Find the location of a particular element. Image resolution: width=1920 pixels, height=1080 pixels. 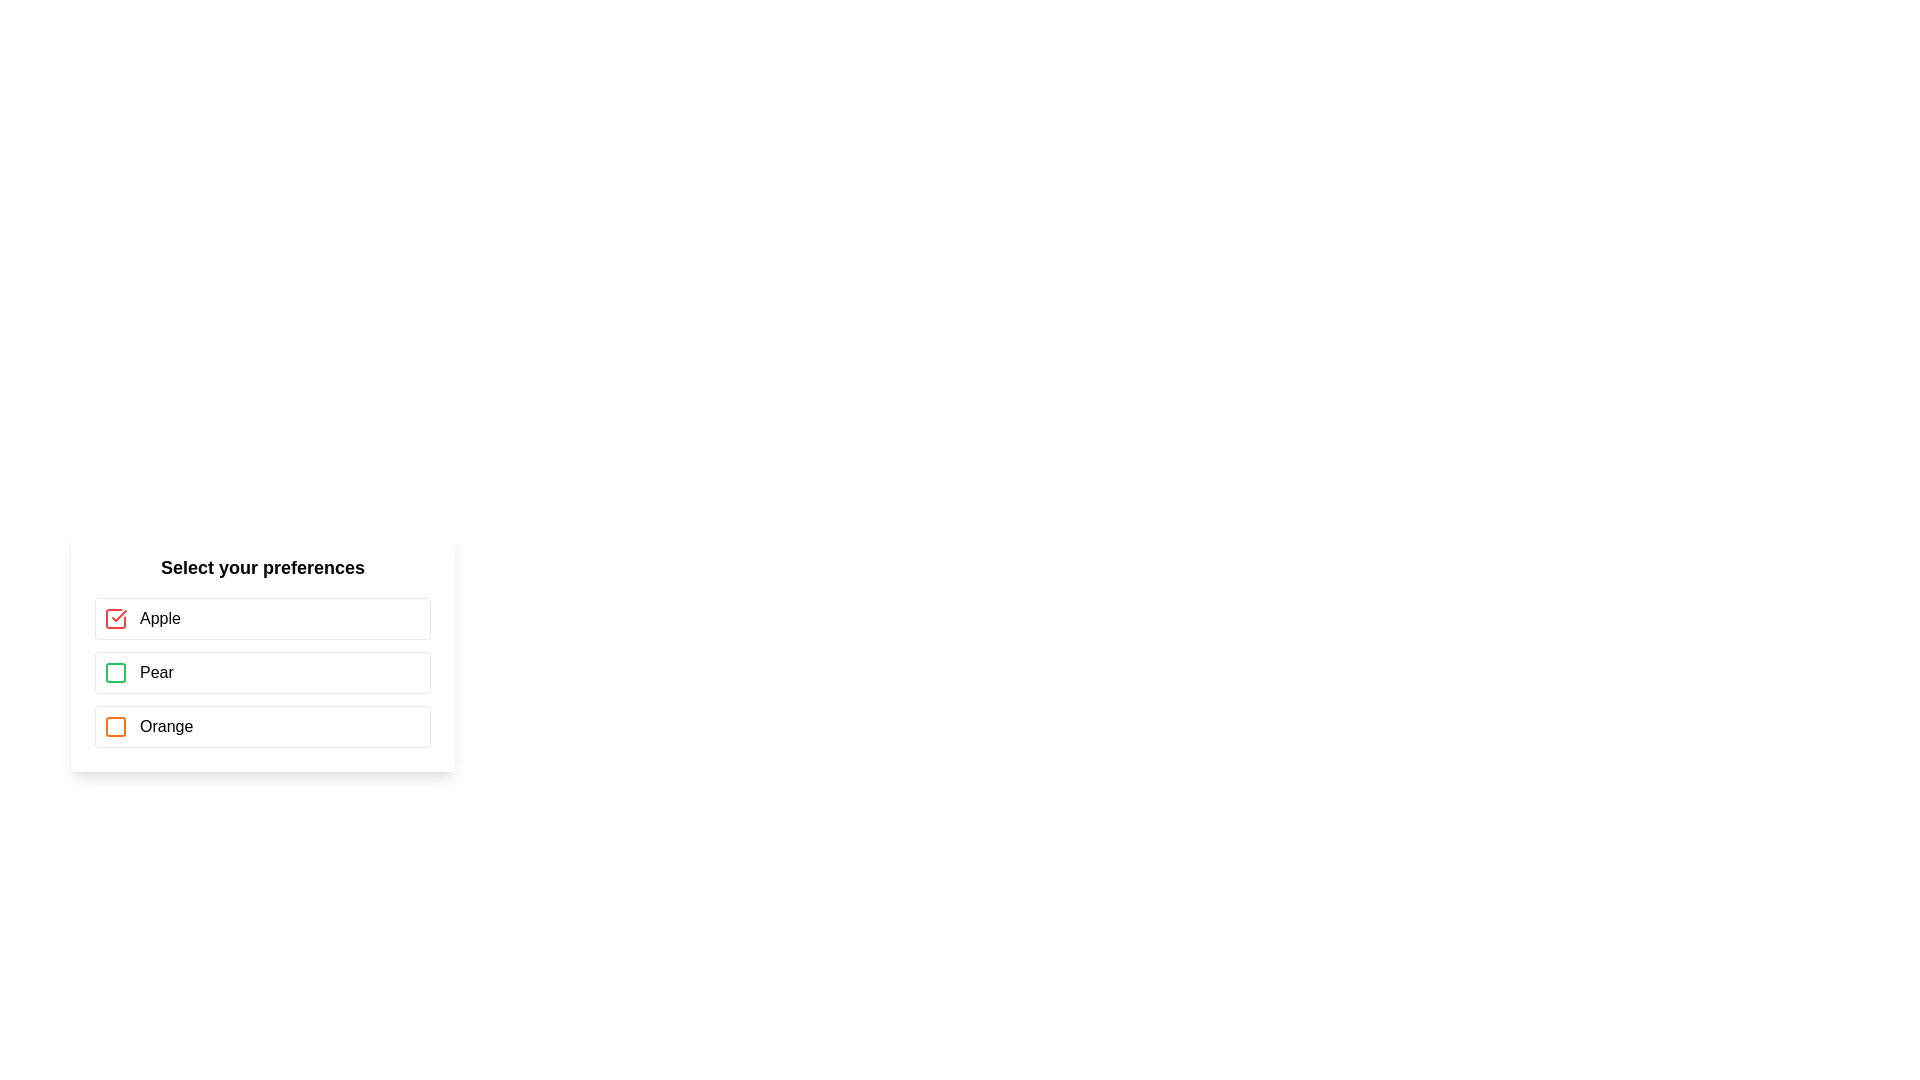

the visual status of the red checkmark icon within the outlined square, located next to the 'Apple' preference option is located at coordinates (114, 617).